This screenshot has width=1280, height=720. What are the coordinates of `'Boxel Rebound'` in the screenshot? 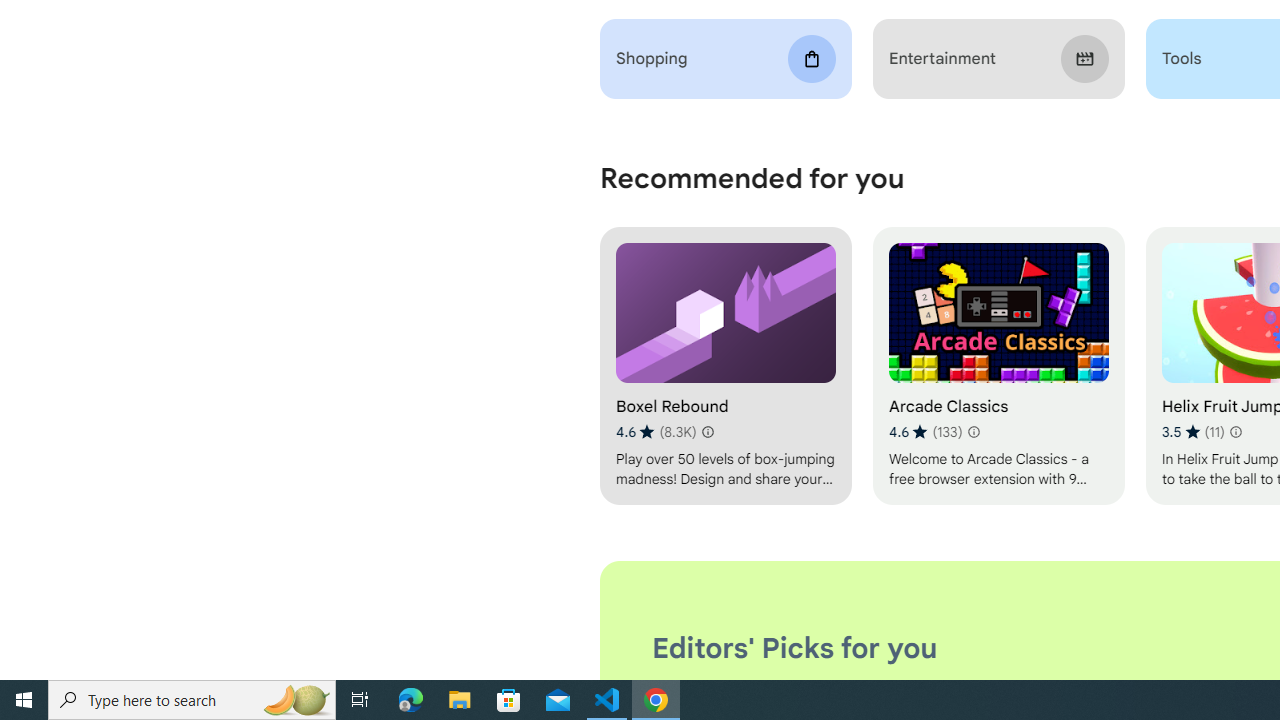 It's located at (724, 366).